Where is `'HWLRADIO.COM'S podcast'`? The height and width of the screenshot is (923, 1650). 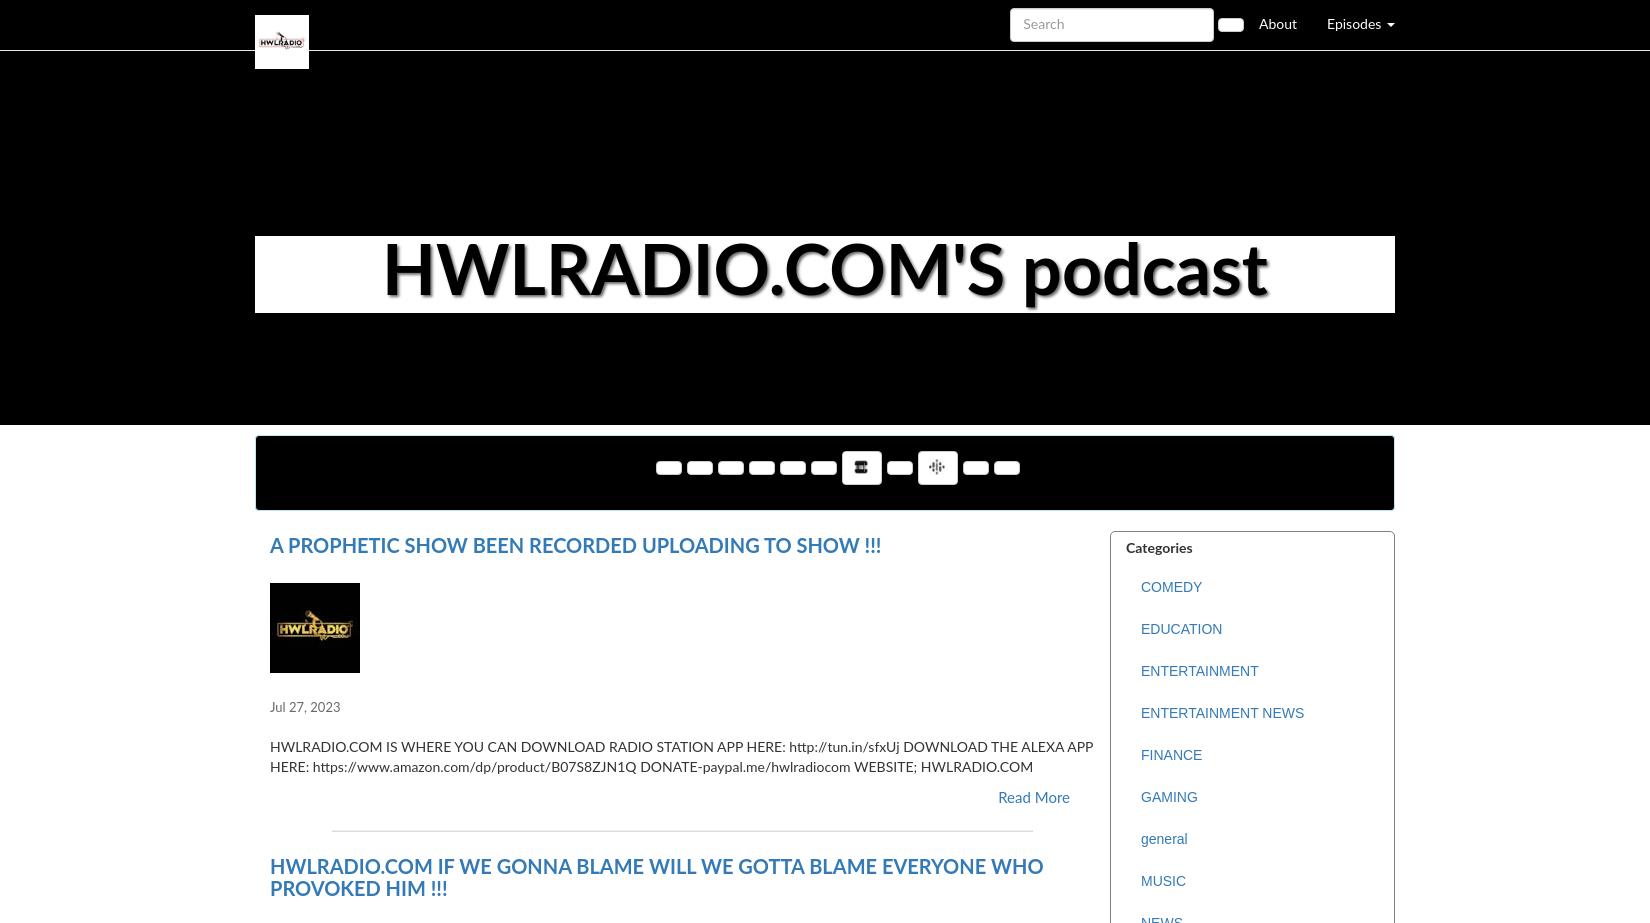 'HWLRADIO.COM'S podcast' is located at coordinates (823, 274).